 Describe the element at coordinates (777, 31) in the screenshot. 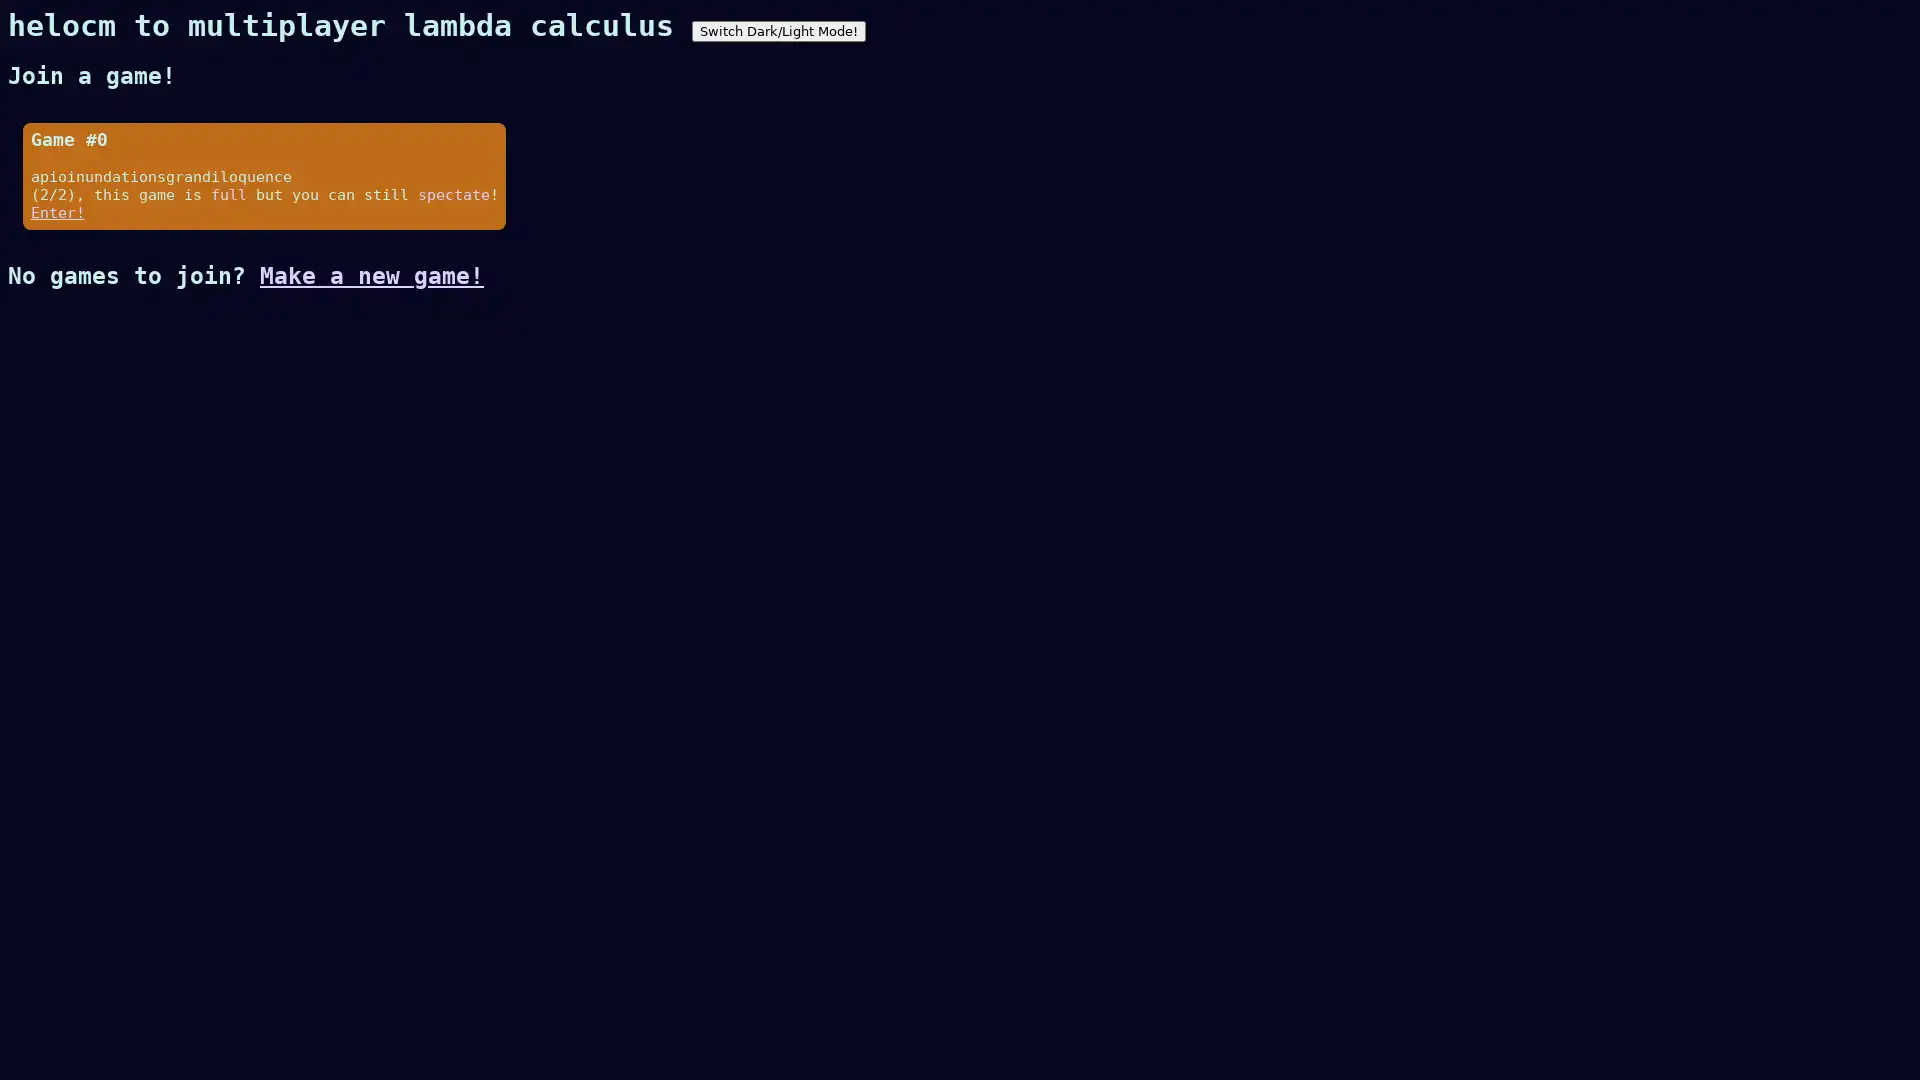

I see `Switch Dark/Light Mode!` at that location.